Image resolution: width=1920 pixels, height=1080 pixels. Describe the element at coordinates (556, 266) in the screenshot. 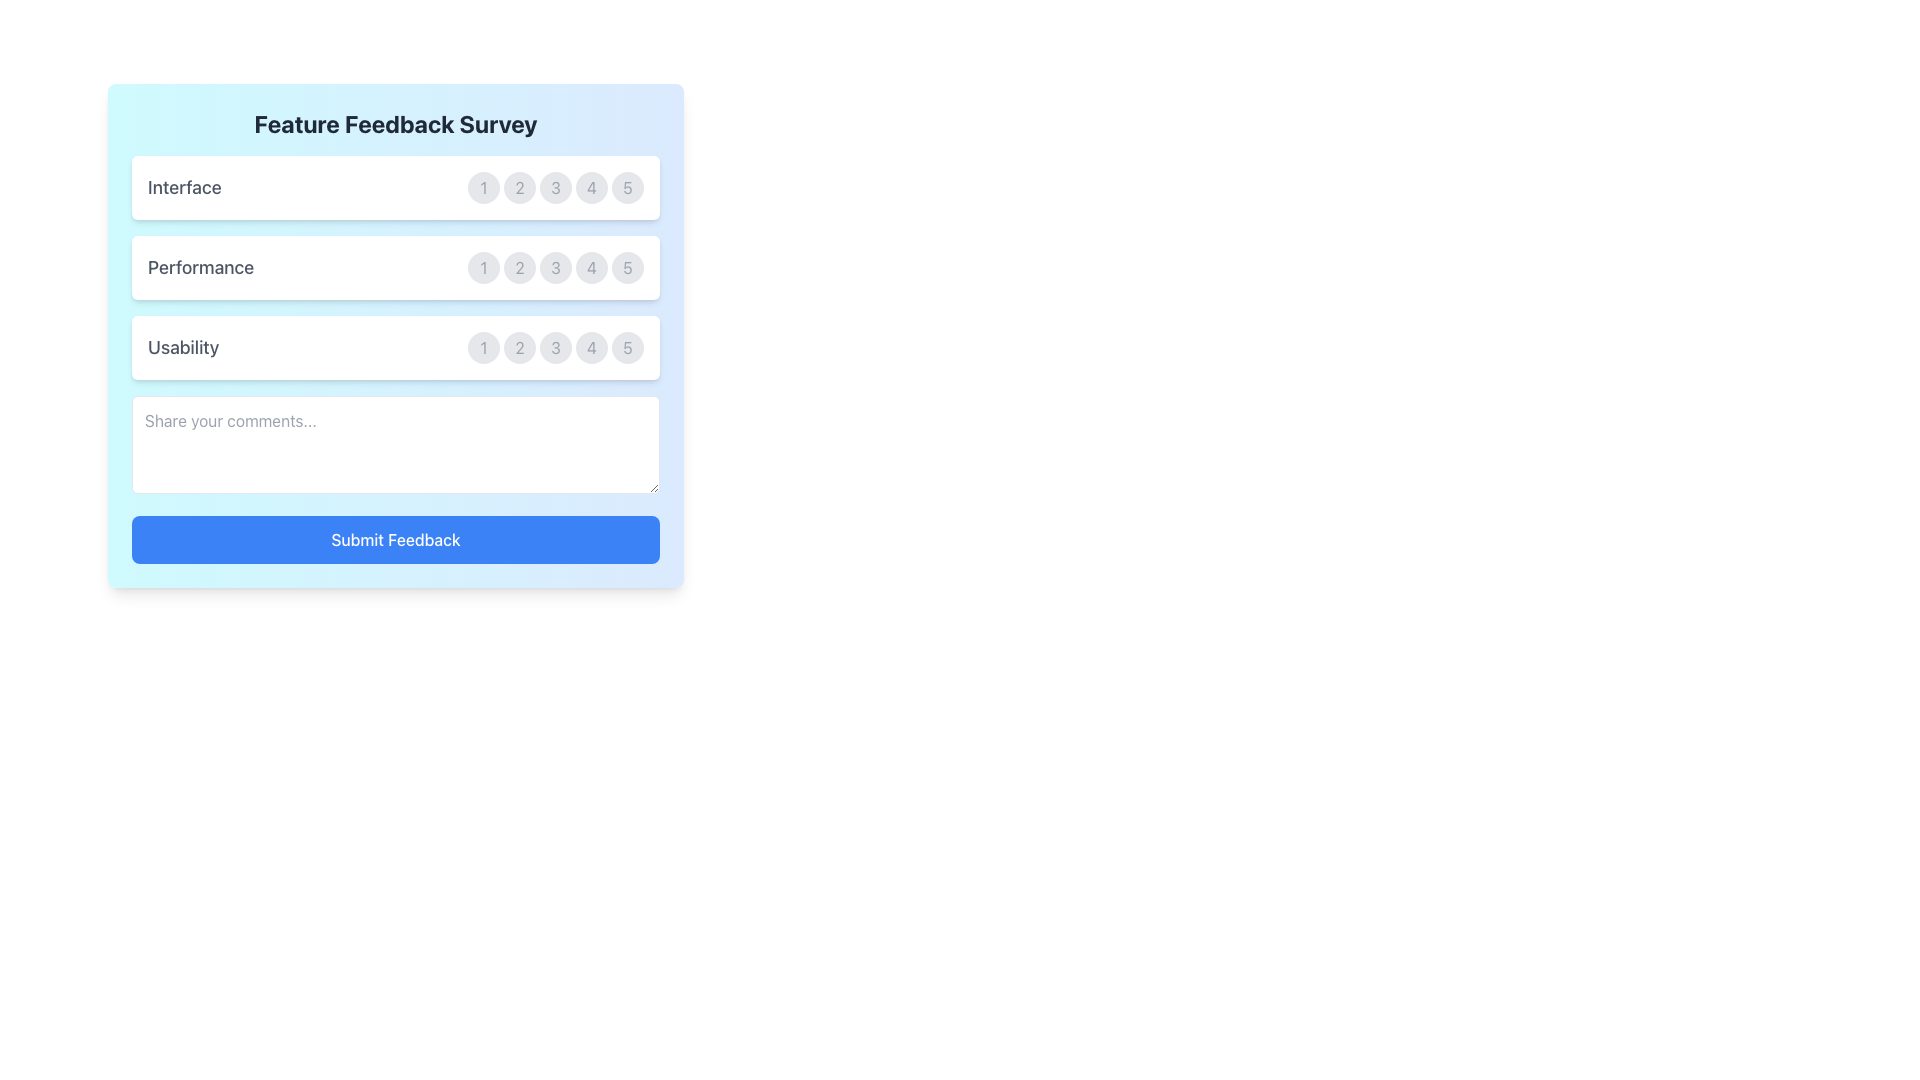

I see `the third button in the horizontal group of five buttons under the 'Performance' header` at that location.